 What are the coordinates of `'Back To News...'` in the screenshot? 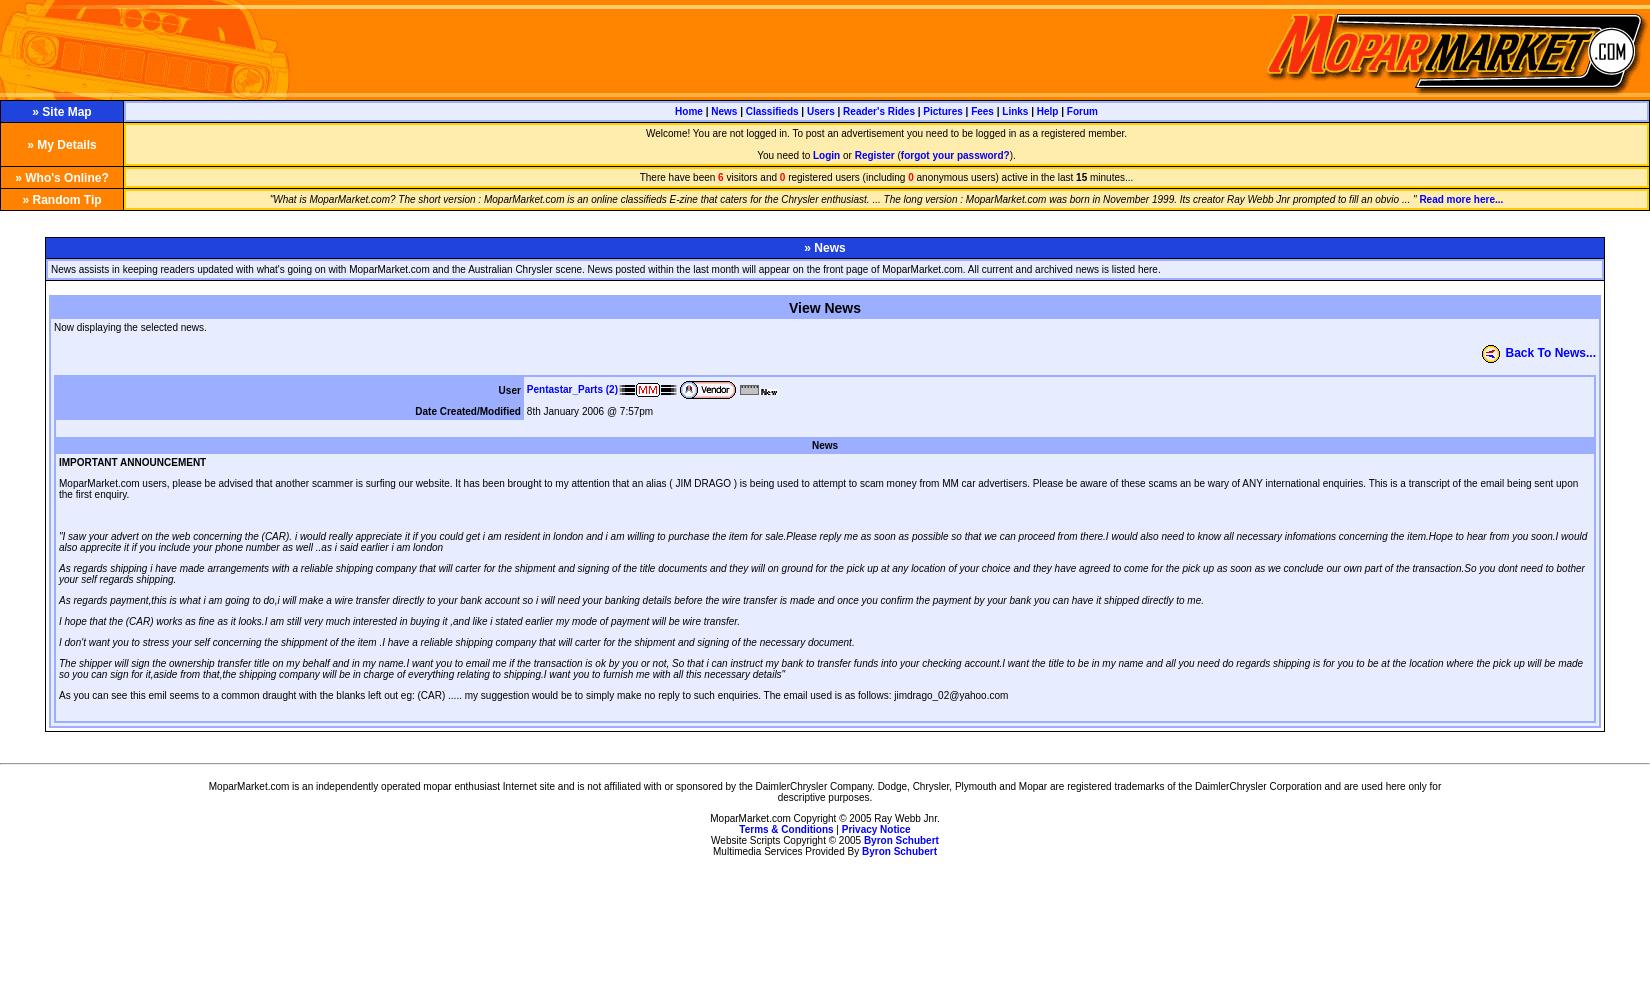 It's located at (1549, 352).